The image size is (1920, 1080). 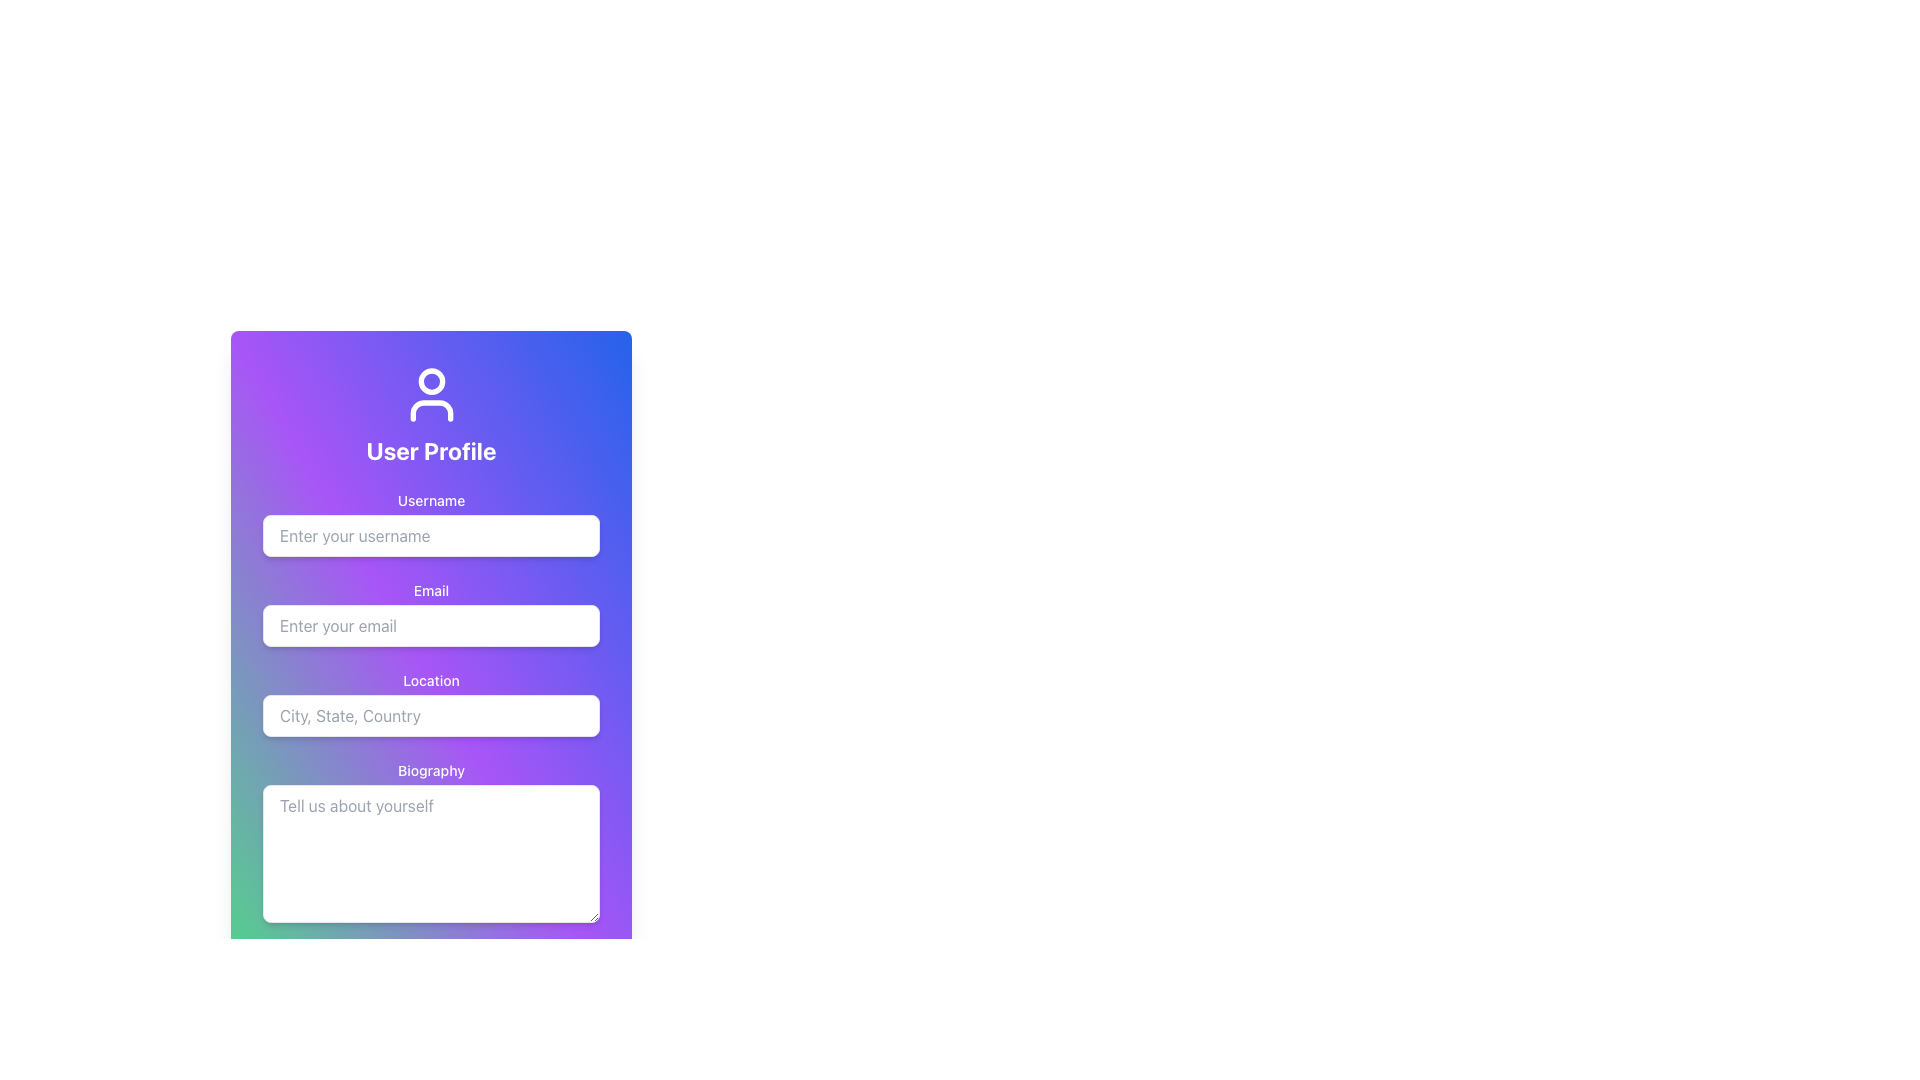 I want to click on the user profile icon, which is a minimalistic SVG icon with a white stroke on a gradient background, positioned centrally above the 'User Profile' text, so click(x=430, y=394).